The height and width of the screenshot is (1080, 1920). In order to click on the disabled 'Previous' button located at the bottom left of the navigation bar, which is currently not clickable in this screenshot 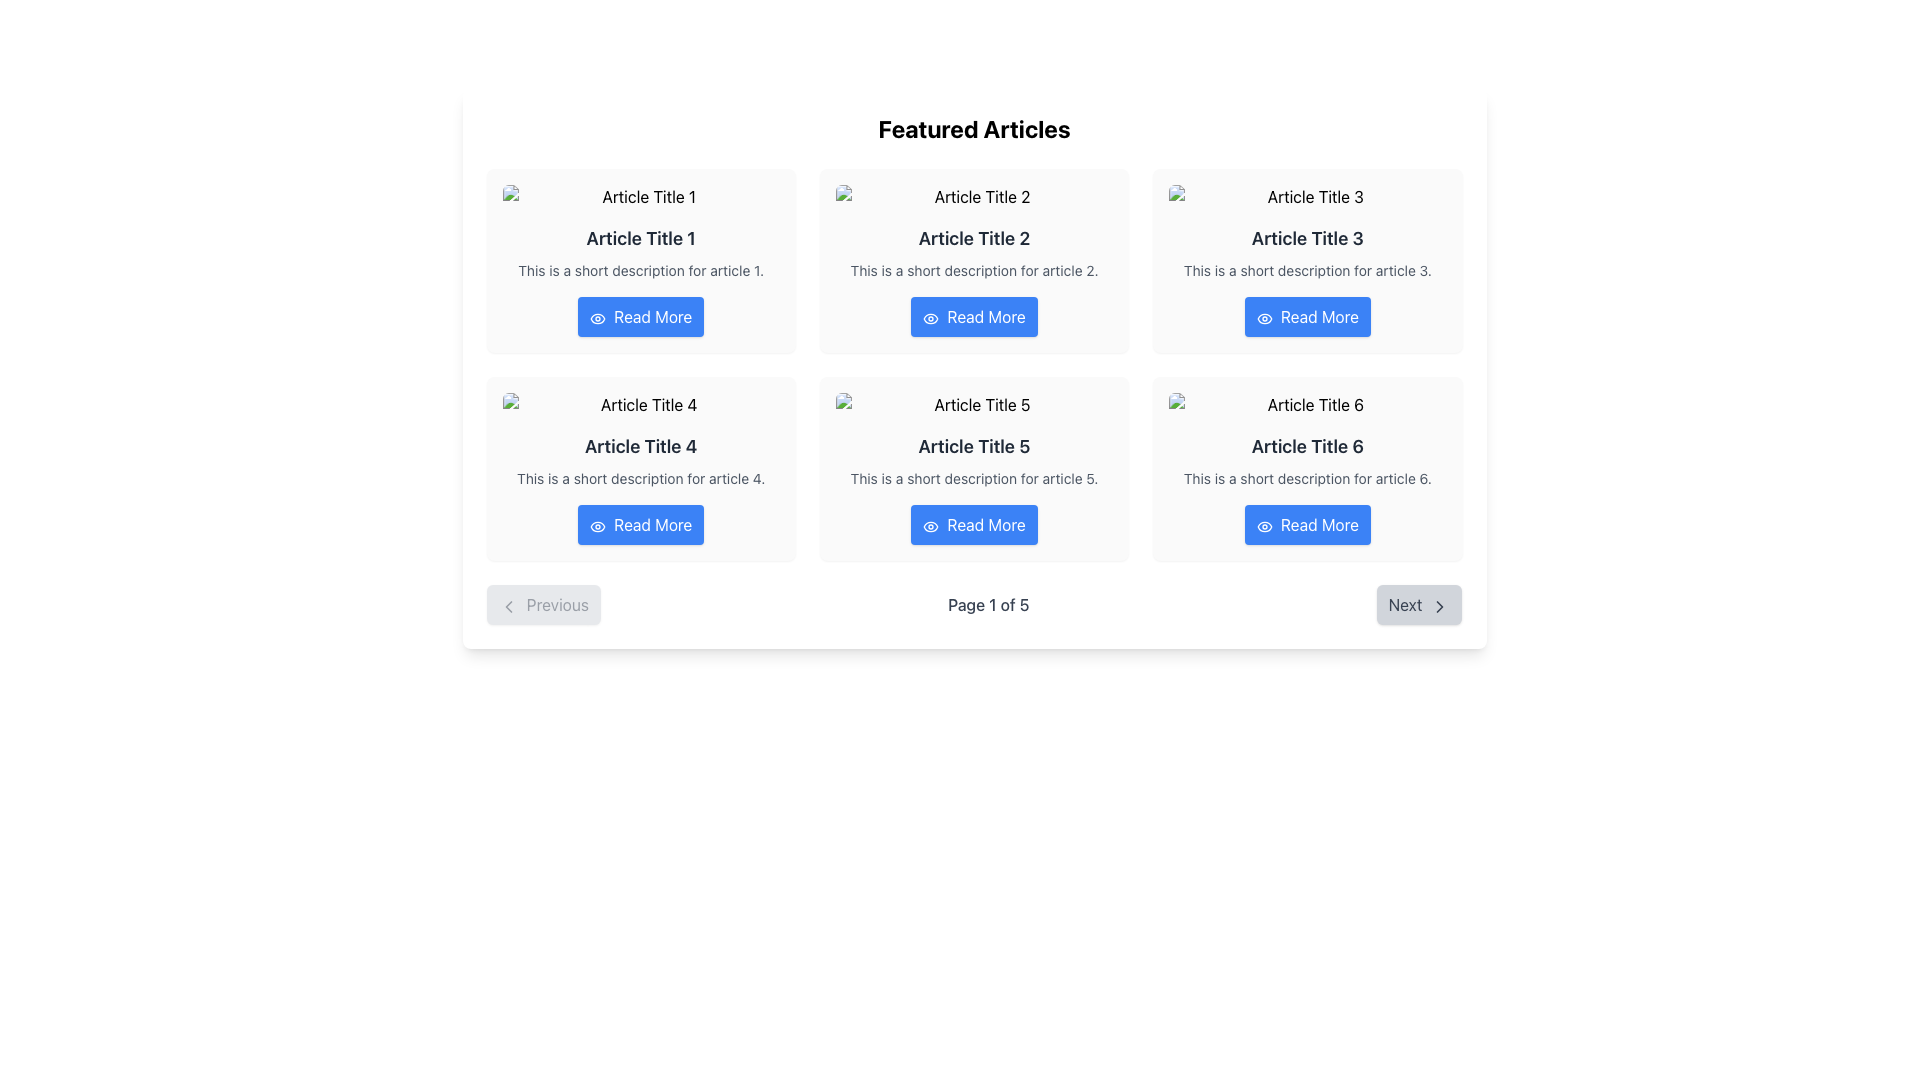, I will do `click(543, 604)`.